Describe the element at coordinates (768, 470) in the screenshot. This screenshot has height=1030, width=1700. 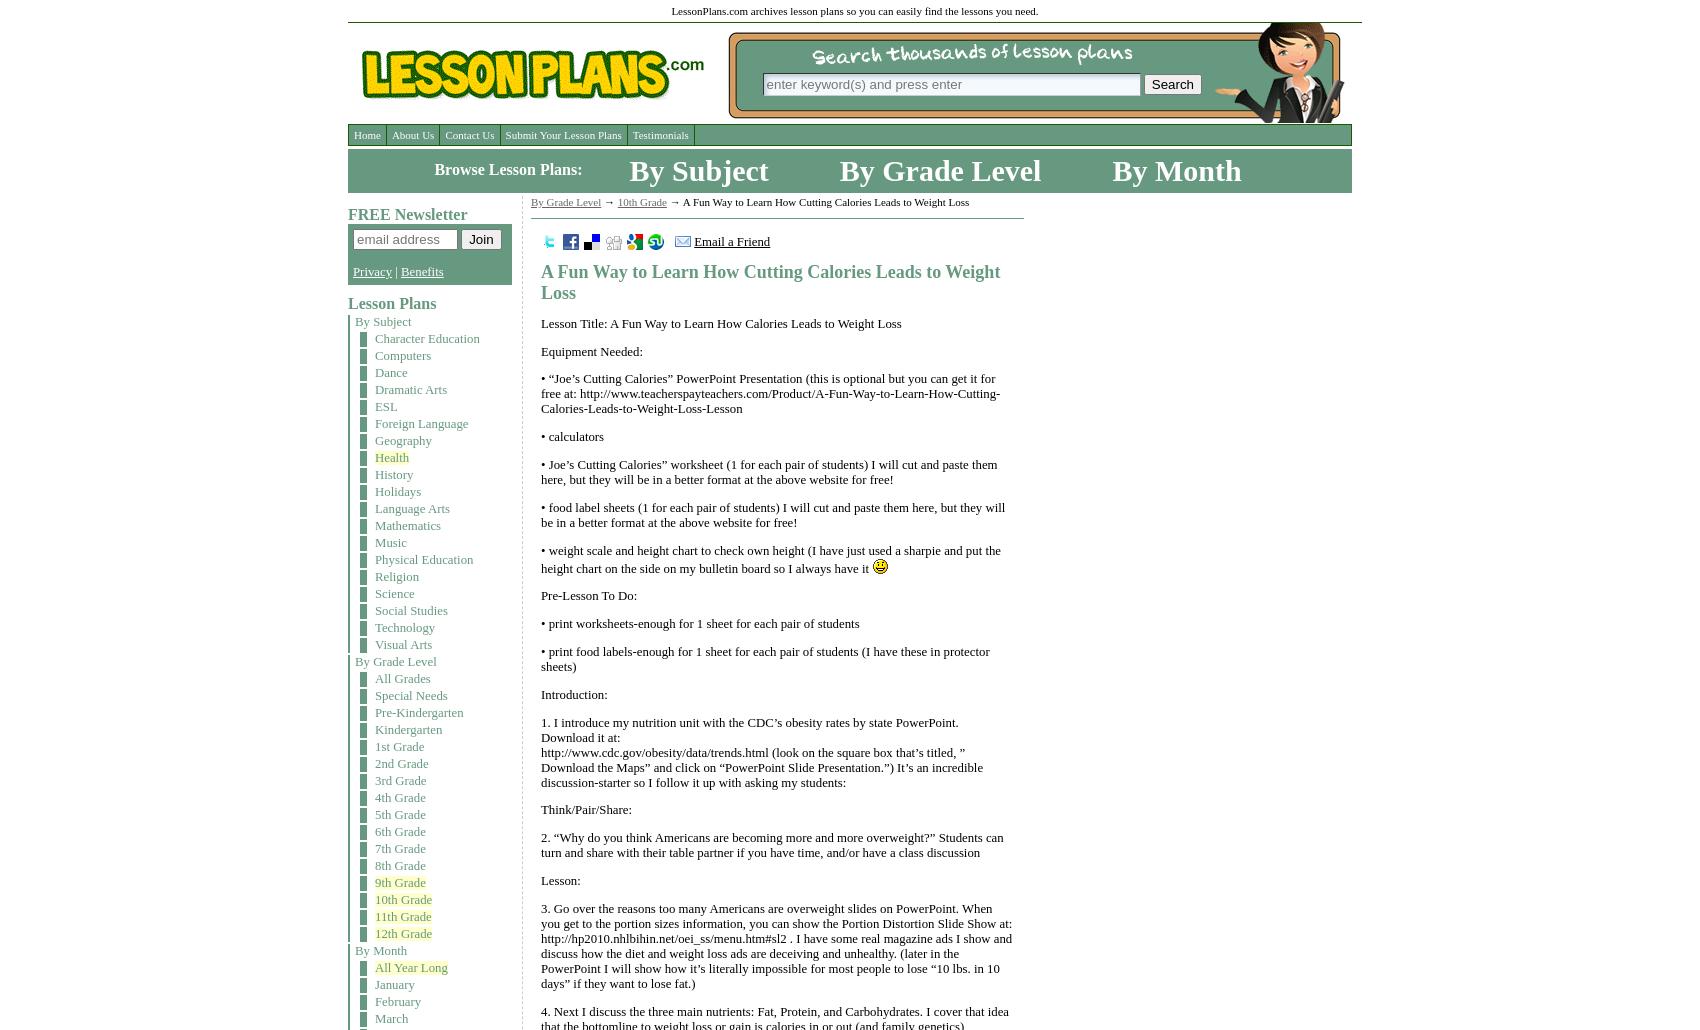
I see `'• Joe’s Cutting Calories” worksheet (1 for each pair of students) I will cut and paste them here, but they will be in a better format at the above website for free!'` at that location.